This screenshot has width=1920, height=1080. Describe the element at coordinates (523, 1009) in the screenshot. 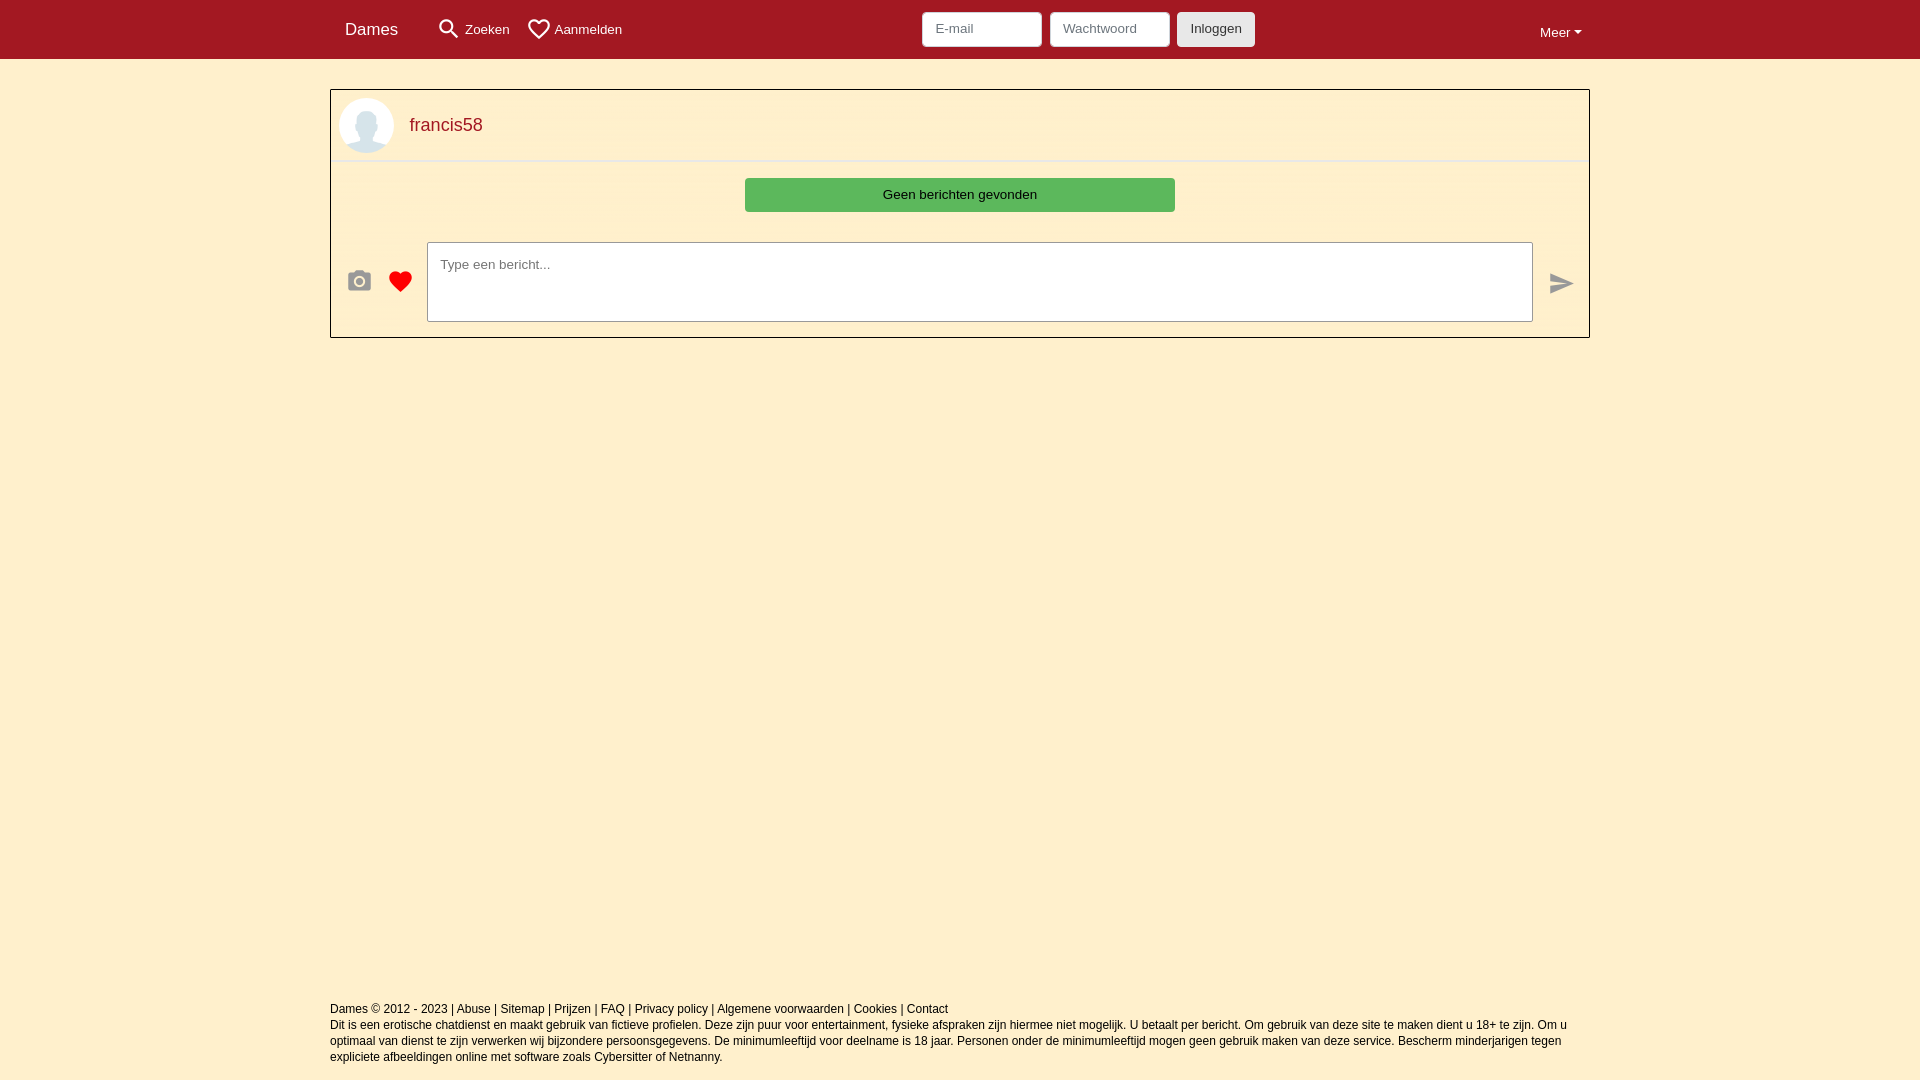

I see `'Sitemap'` at that location.